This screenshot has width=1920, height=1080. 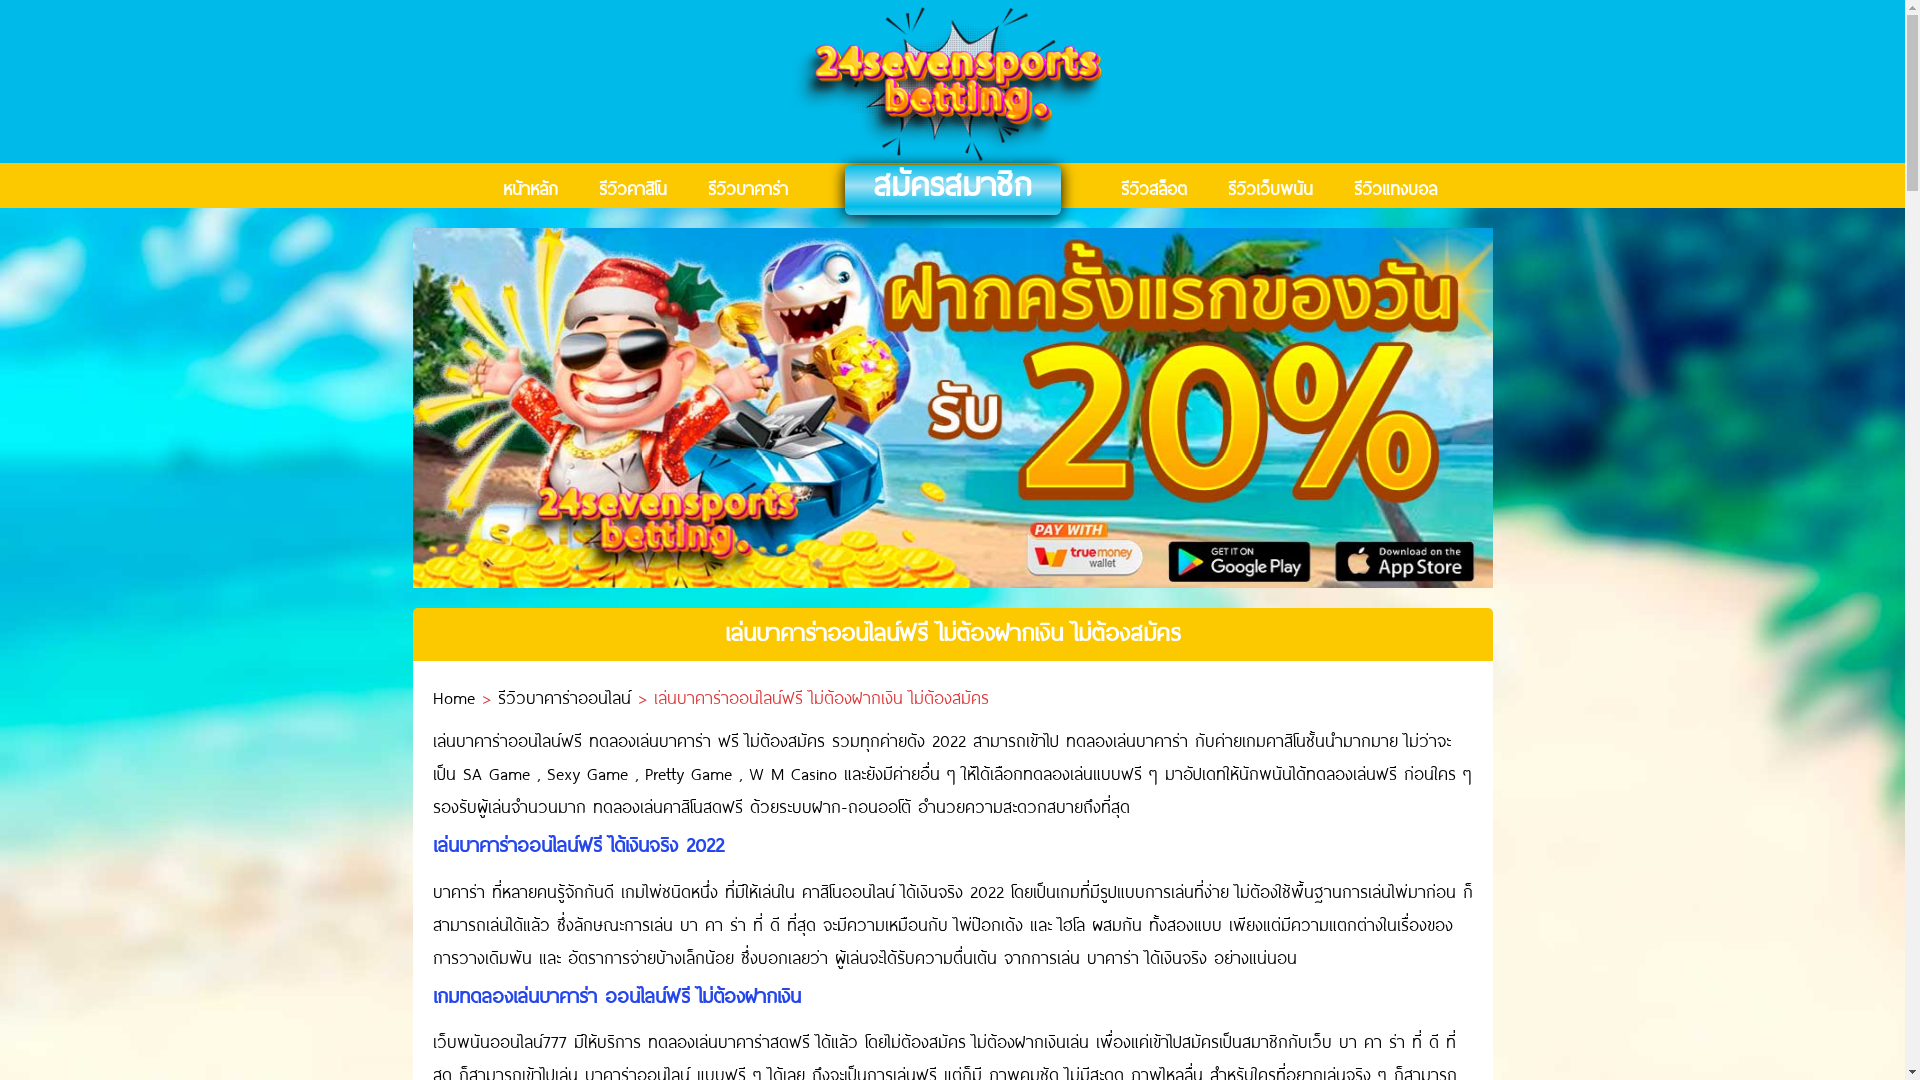 I want to click on 'Home', so click(x=451, y=696).